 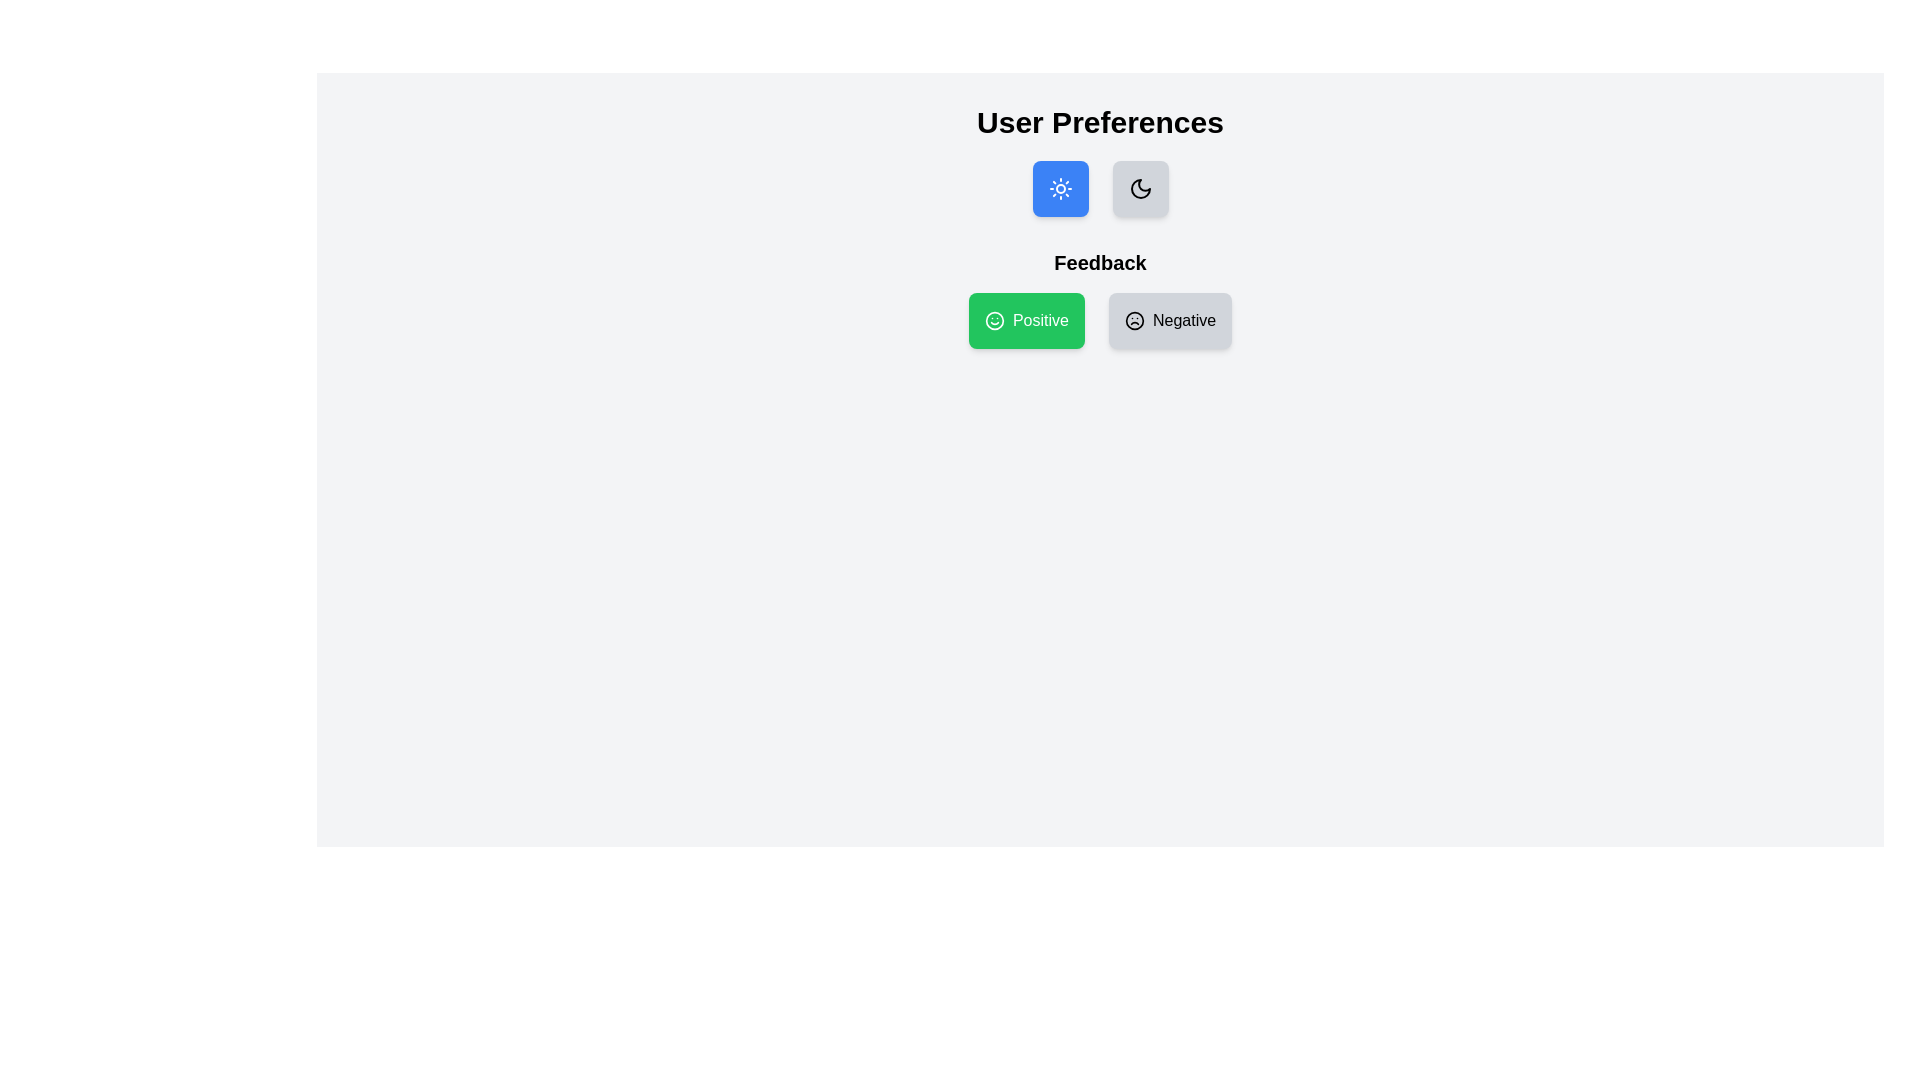 What do you see at coordinates (1140, 189) in the screenshot?
I see `the dark mode toggle button, which is the second icon in the top row under the 'User Preferences' section, located to the right of the sun icon` at bounding box center [1140, 189].